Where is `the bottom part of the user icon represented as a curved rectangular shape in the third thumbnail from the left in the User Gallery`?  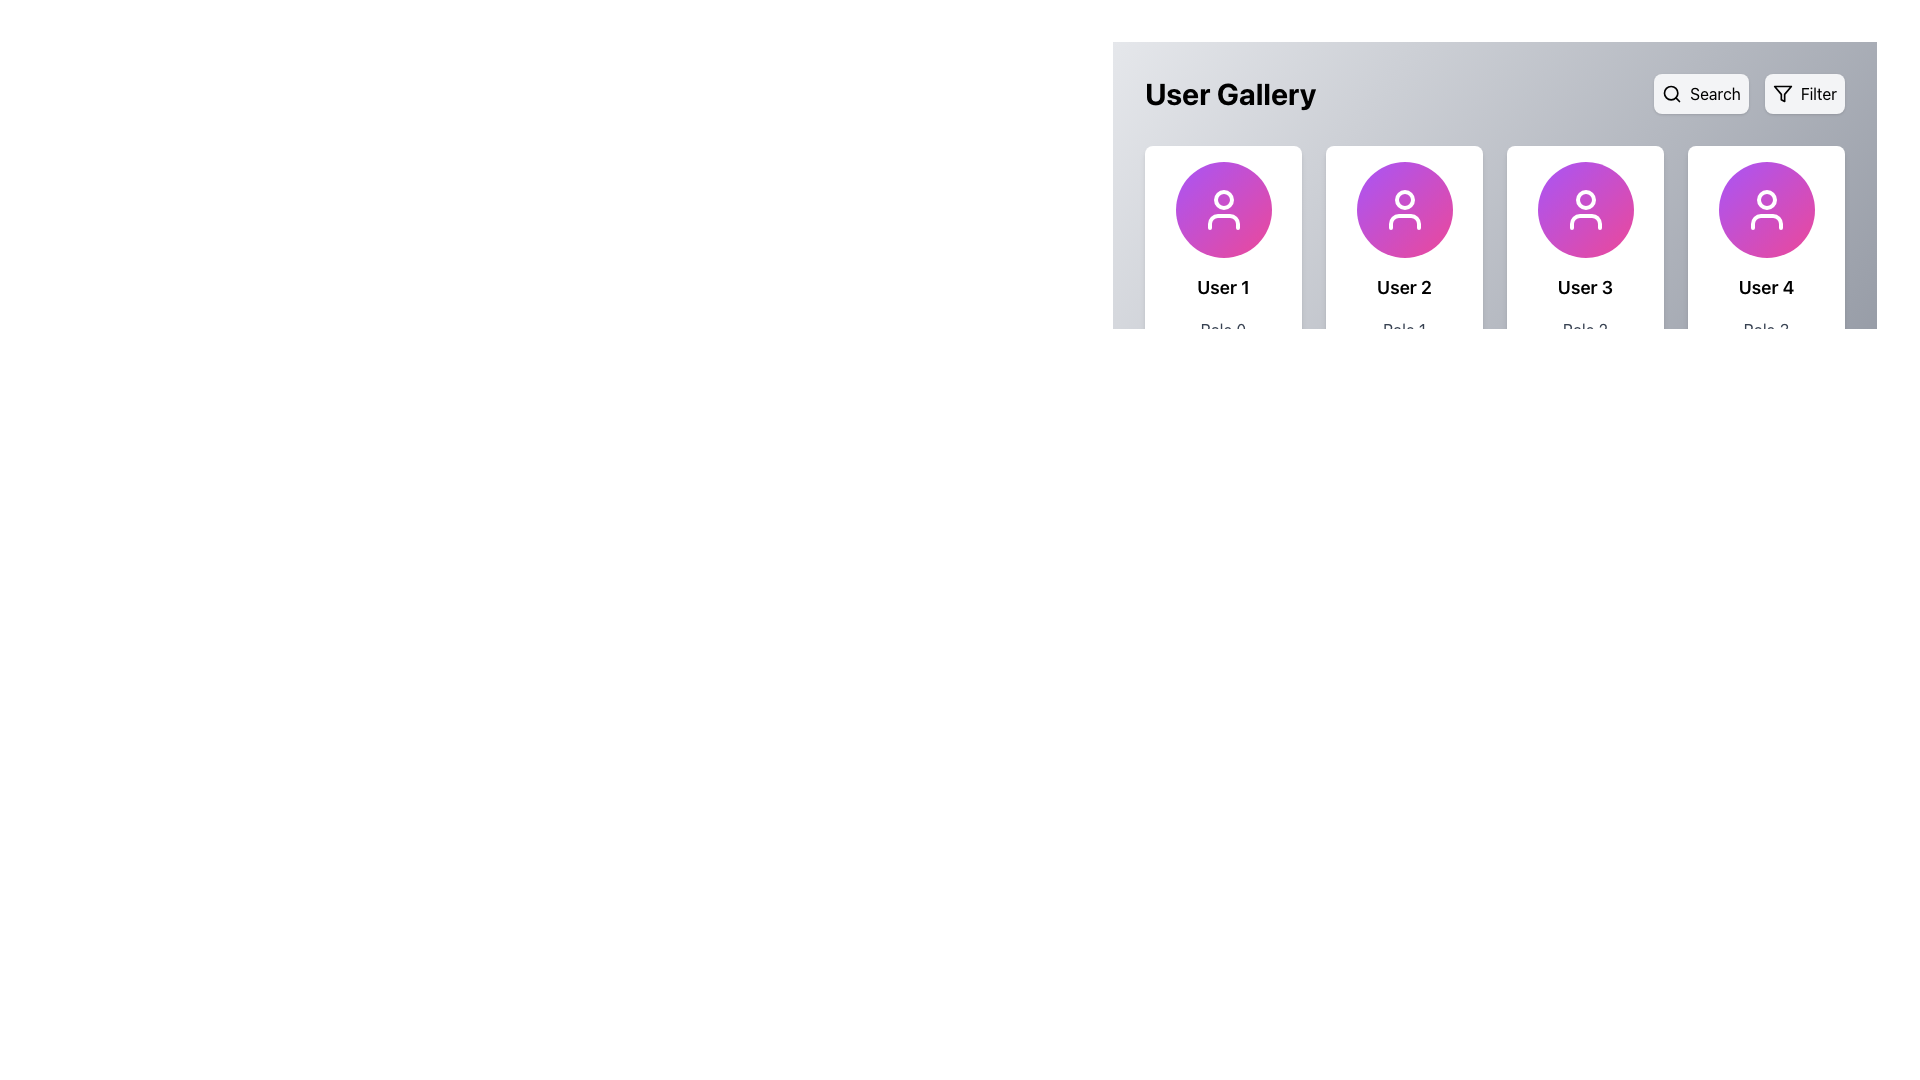
the bottom part of the user icon represented as a curved rectangular shape in the third thumbnail from the left in the User Gallery is located at coordinates (1584, 222).